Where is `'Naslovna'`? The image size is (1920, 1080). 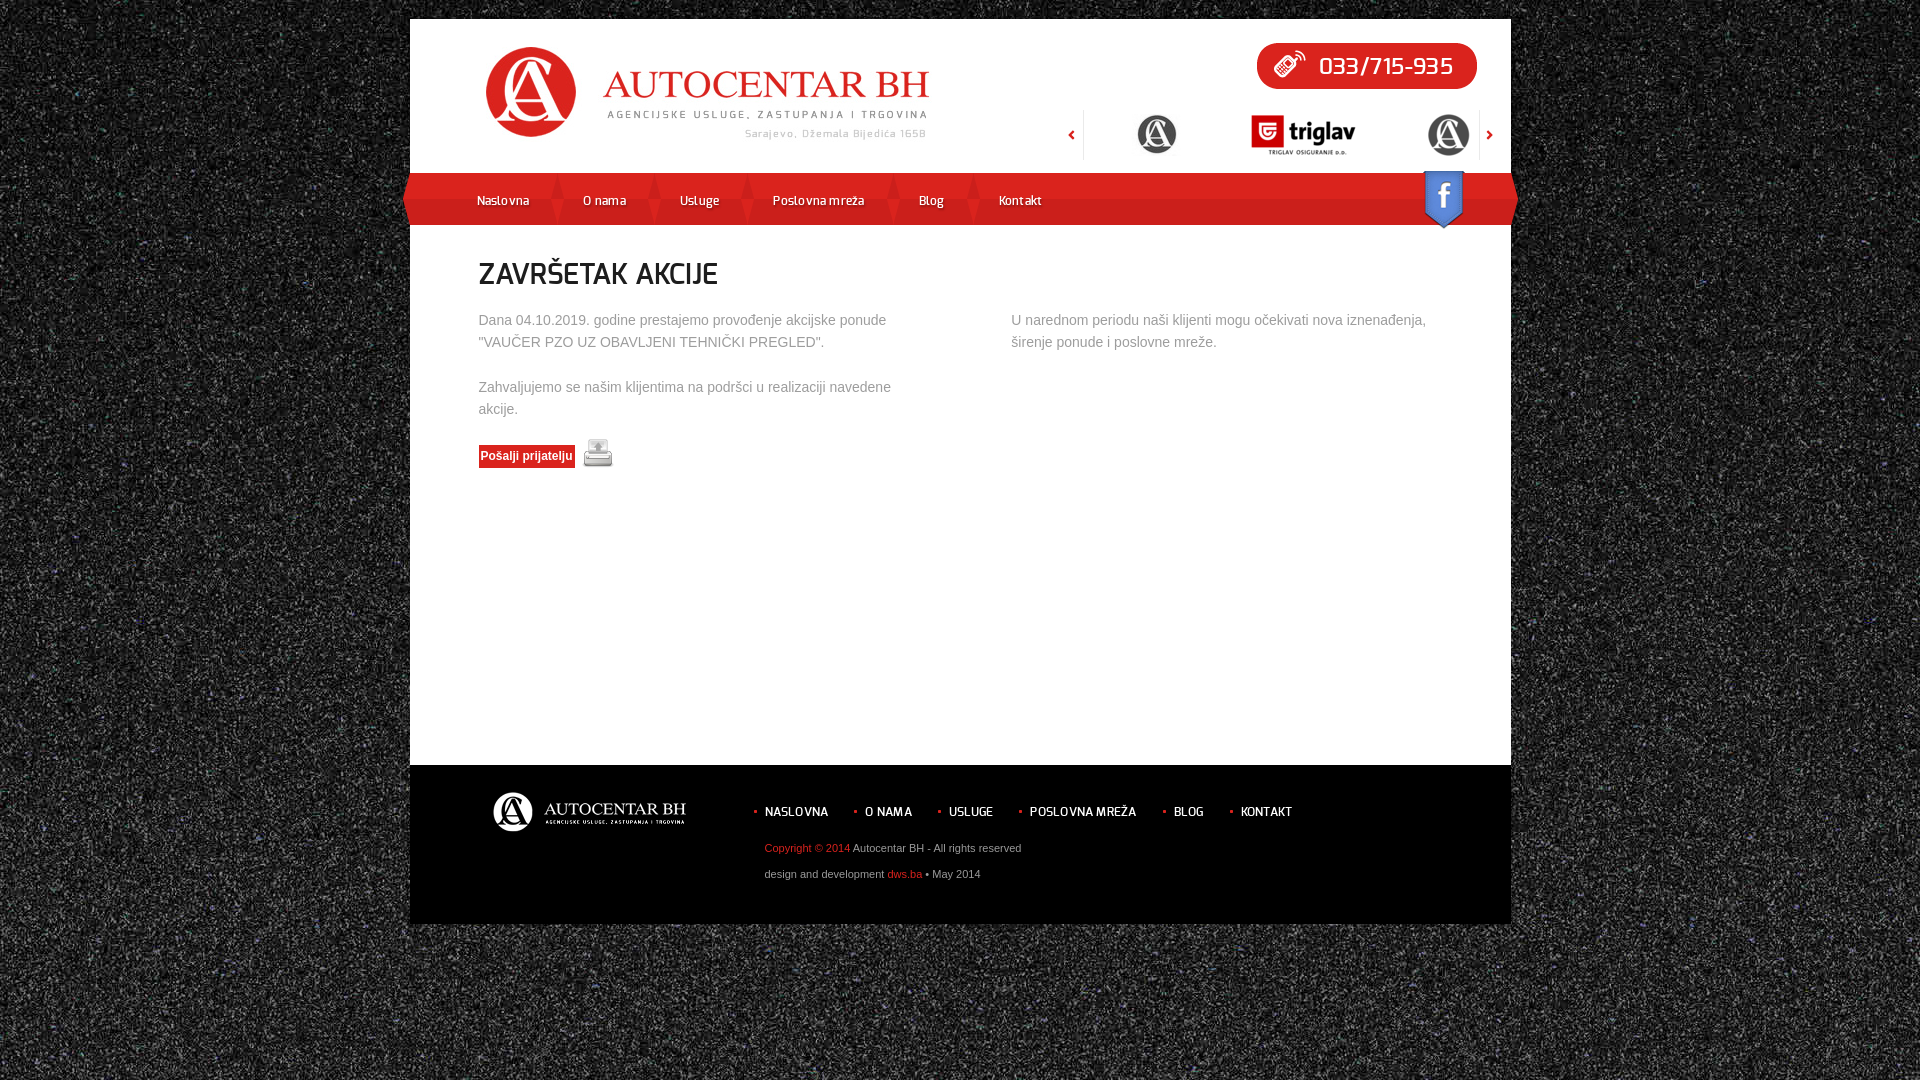 'Naslovna' is located at coordinates (474, 200).